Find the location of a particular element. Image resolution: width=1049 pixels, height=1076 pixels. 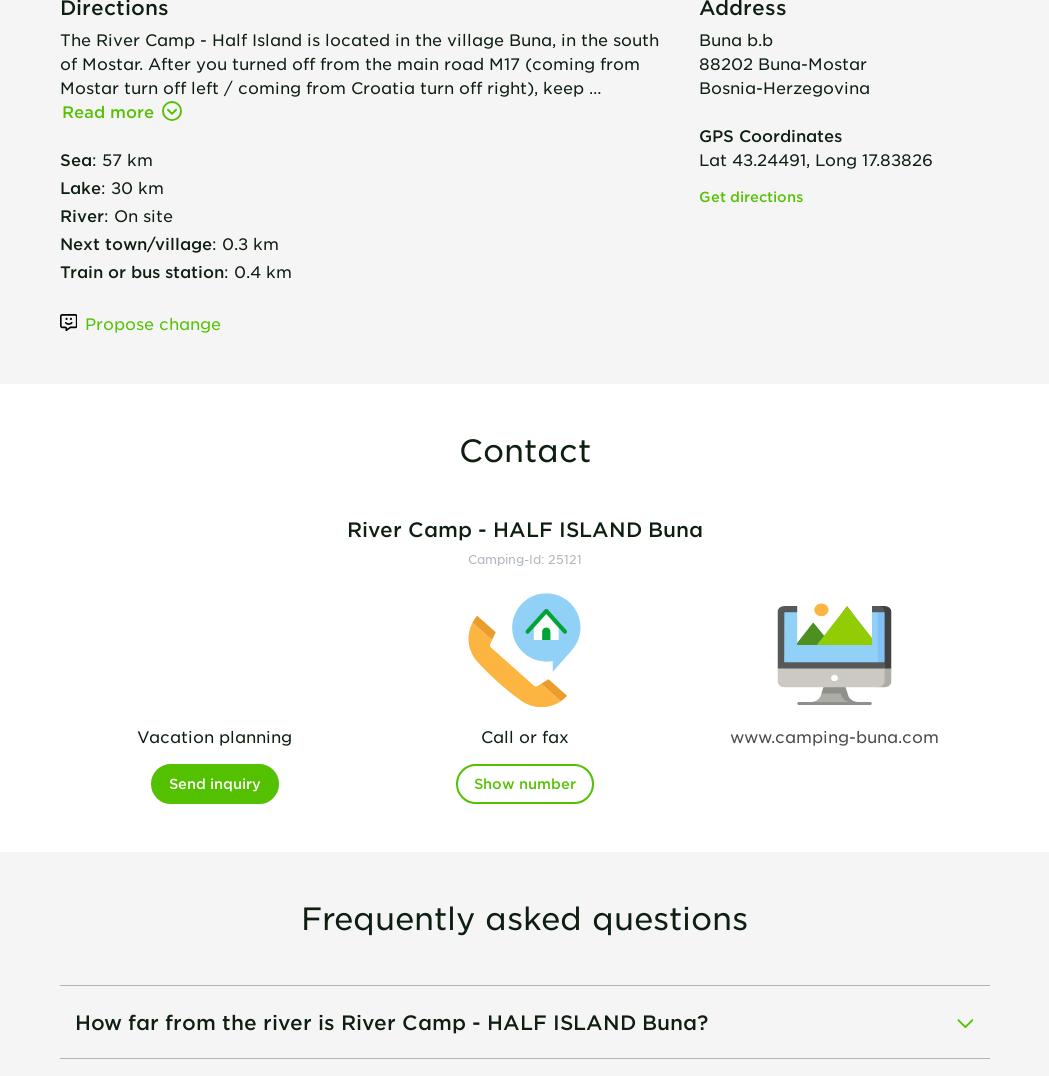

'www.camping-buna.com' is located at coordinates (833, 734).